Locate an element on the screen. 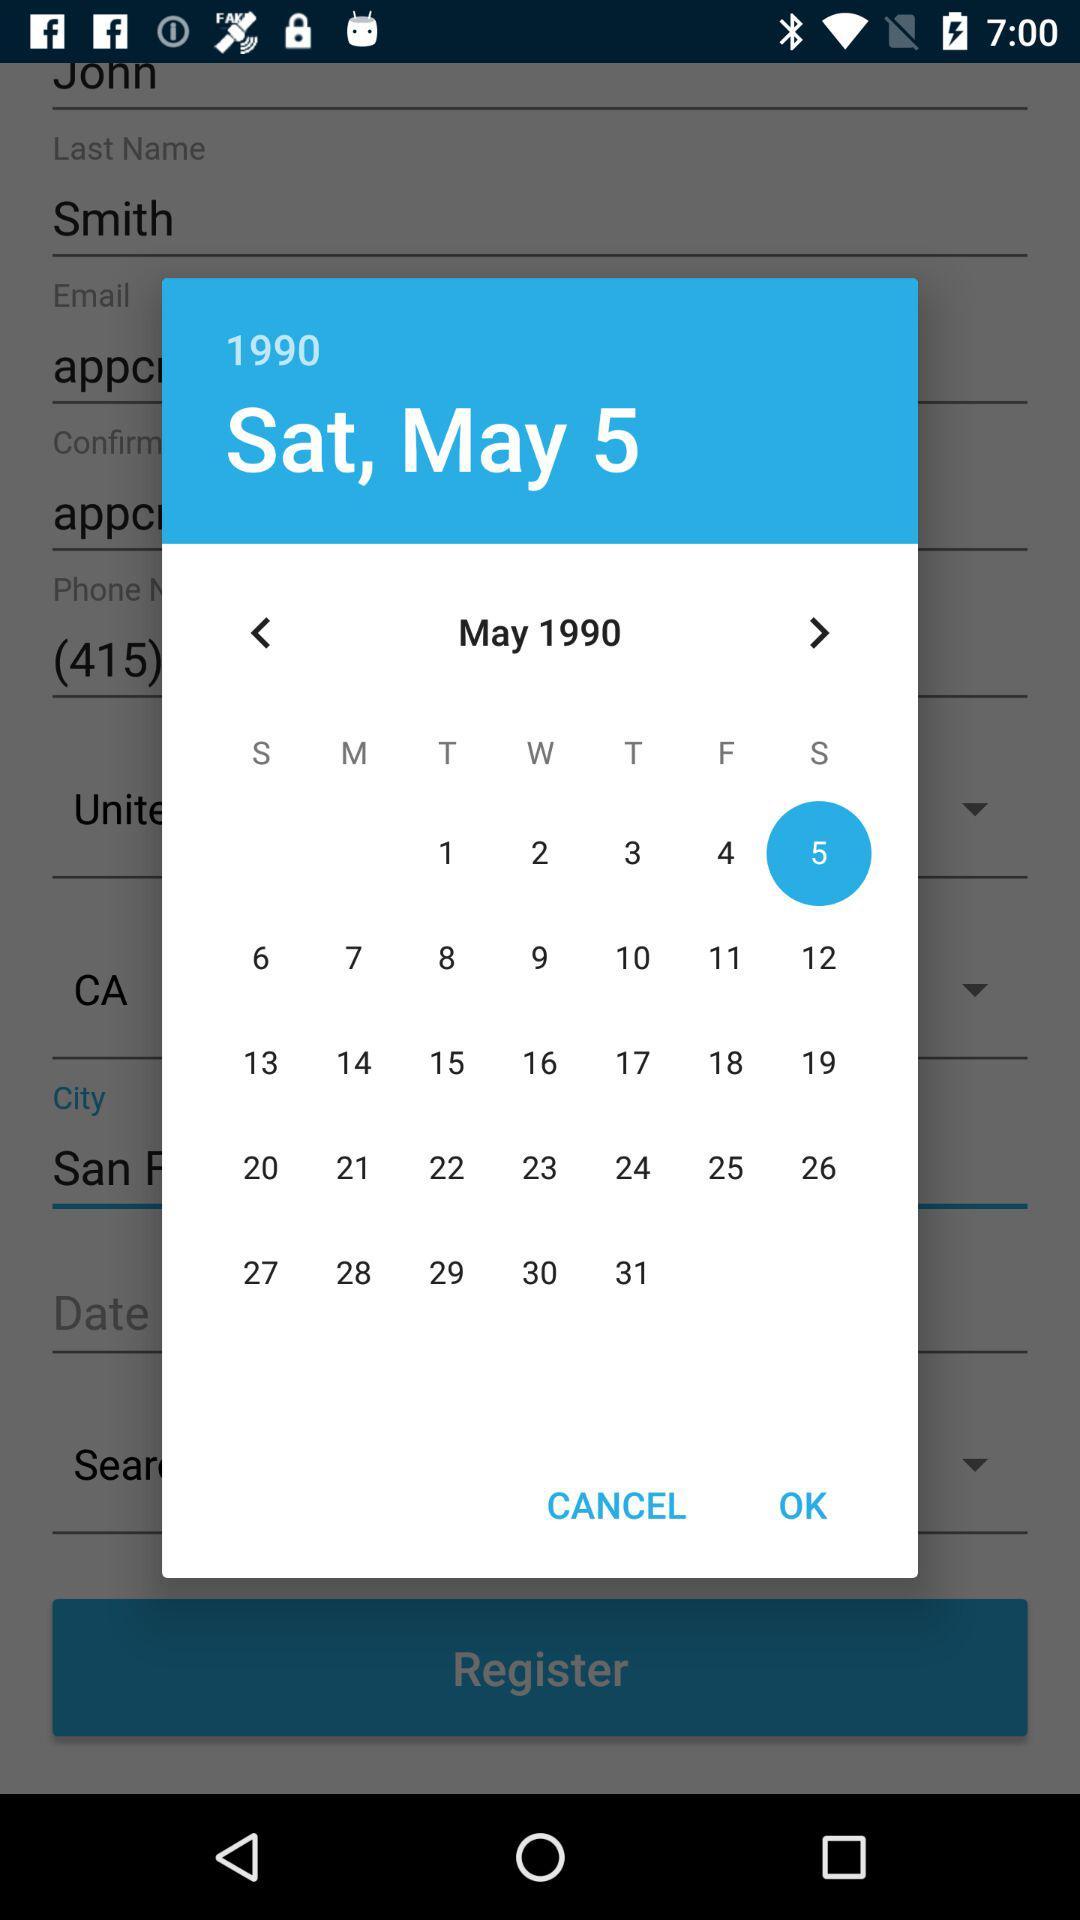  item to the right of the cancel icon is located at coordinates (801, 1504).